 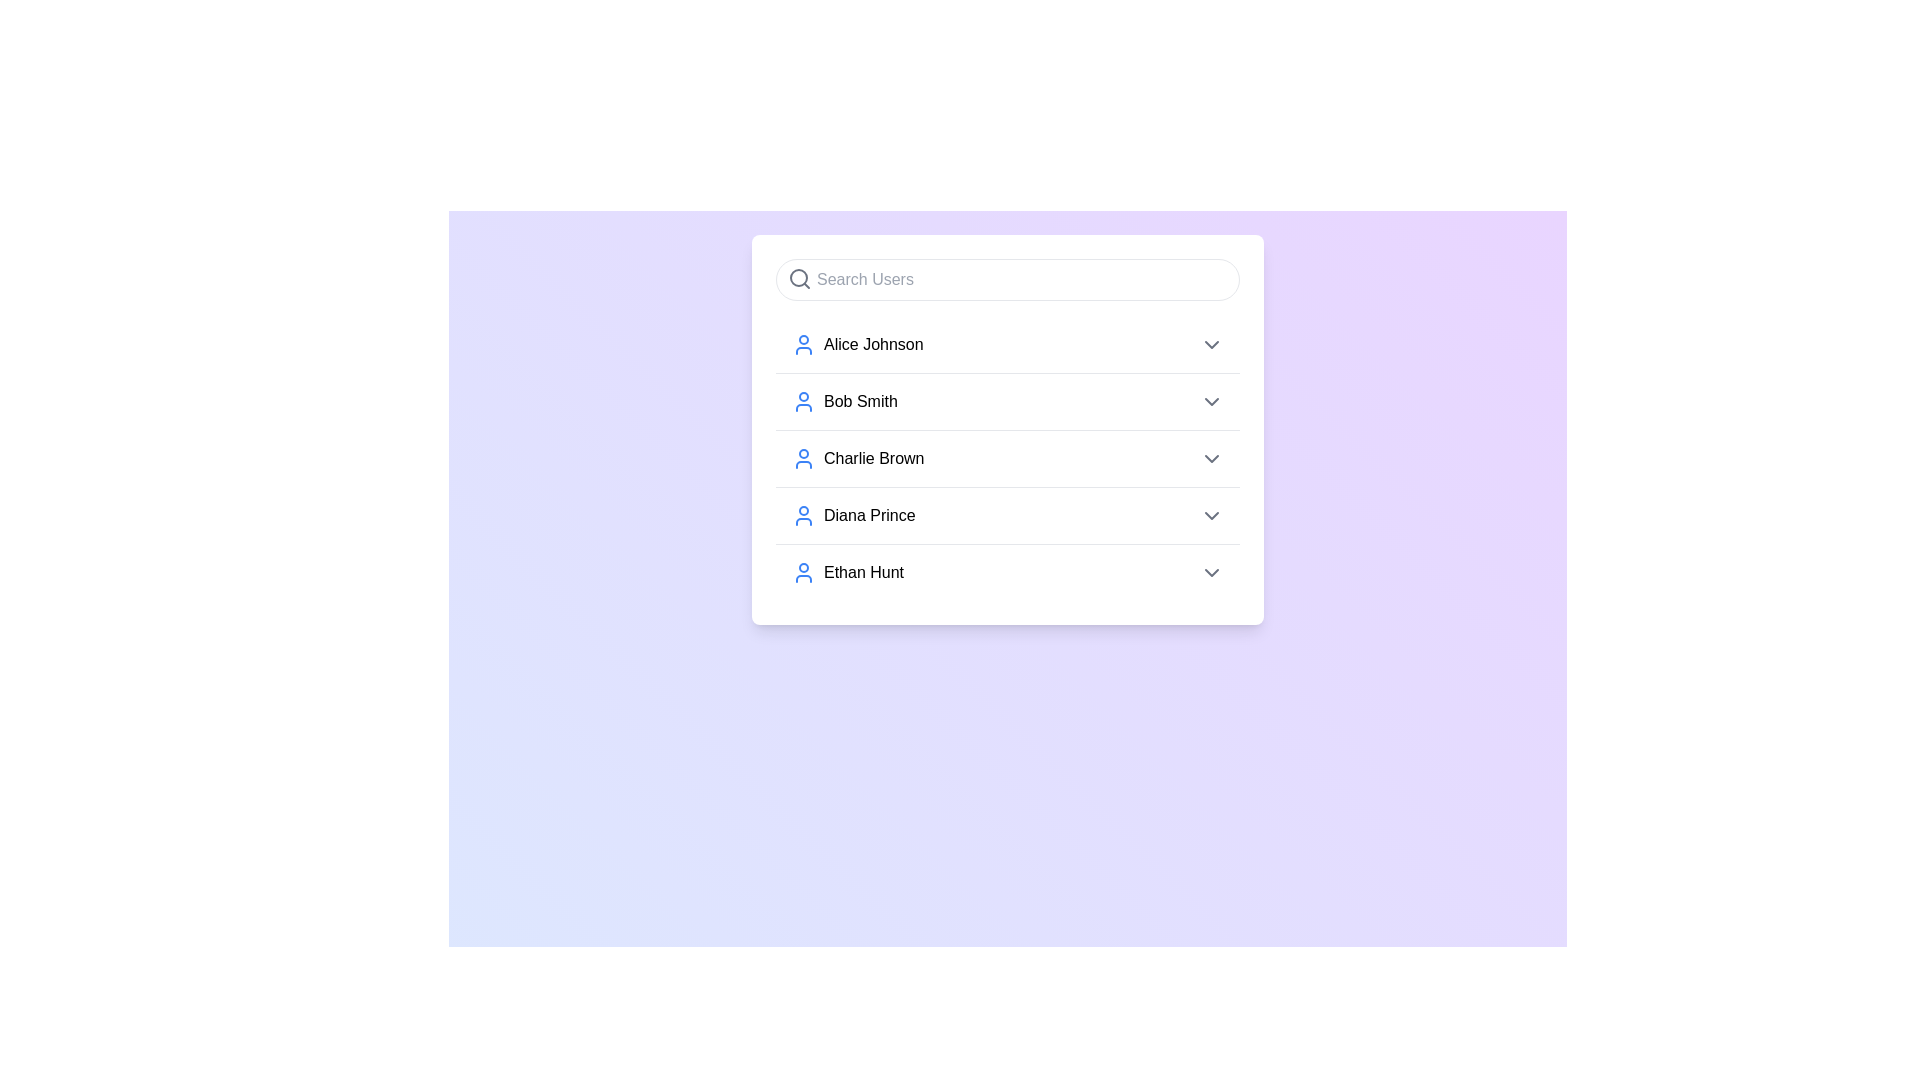 I want to click on the text label displaying the name 'Ethan Hunt', which is styled with a standard font and is the last entry in a vertical list of user entries within a dropdown-like component, so click(x=864, y=573).